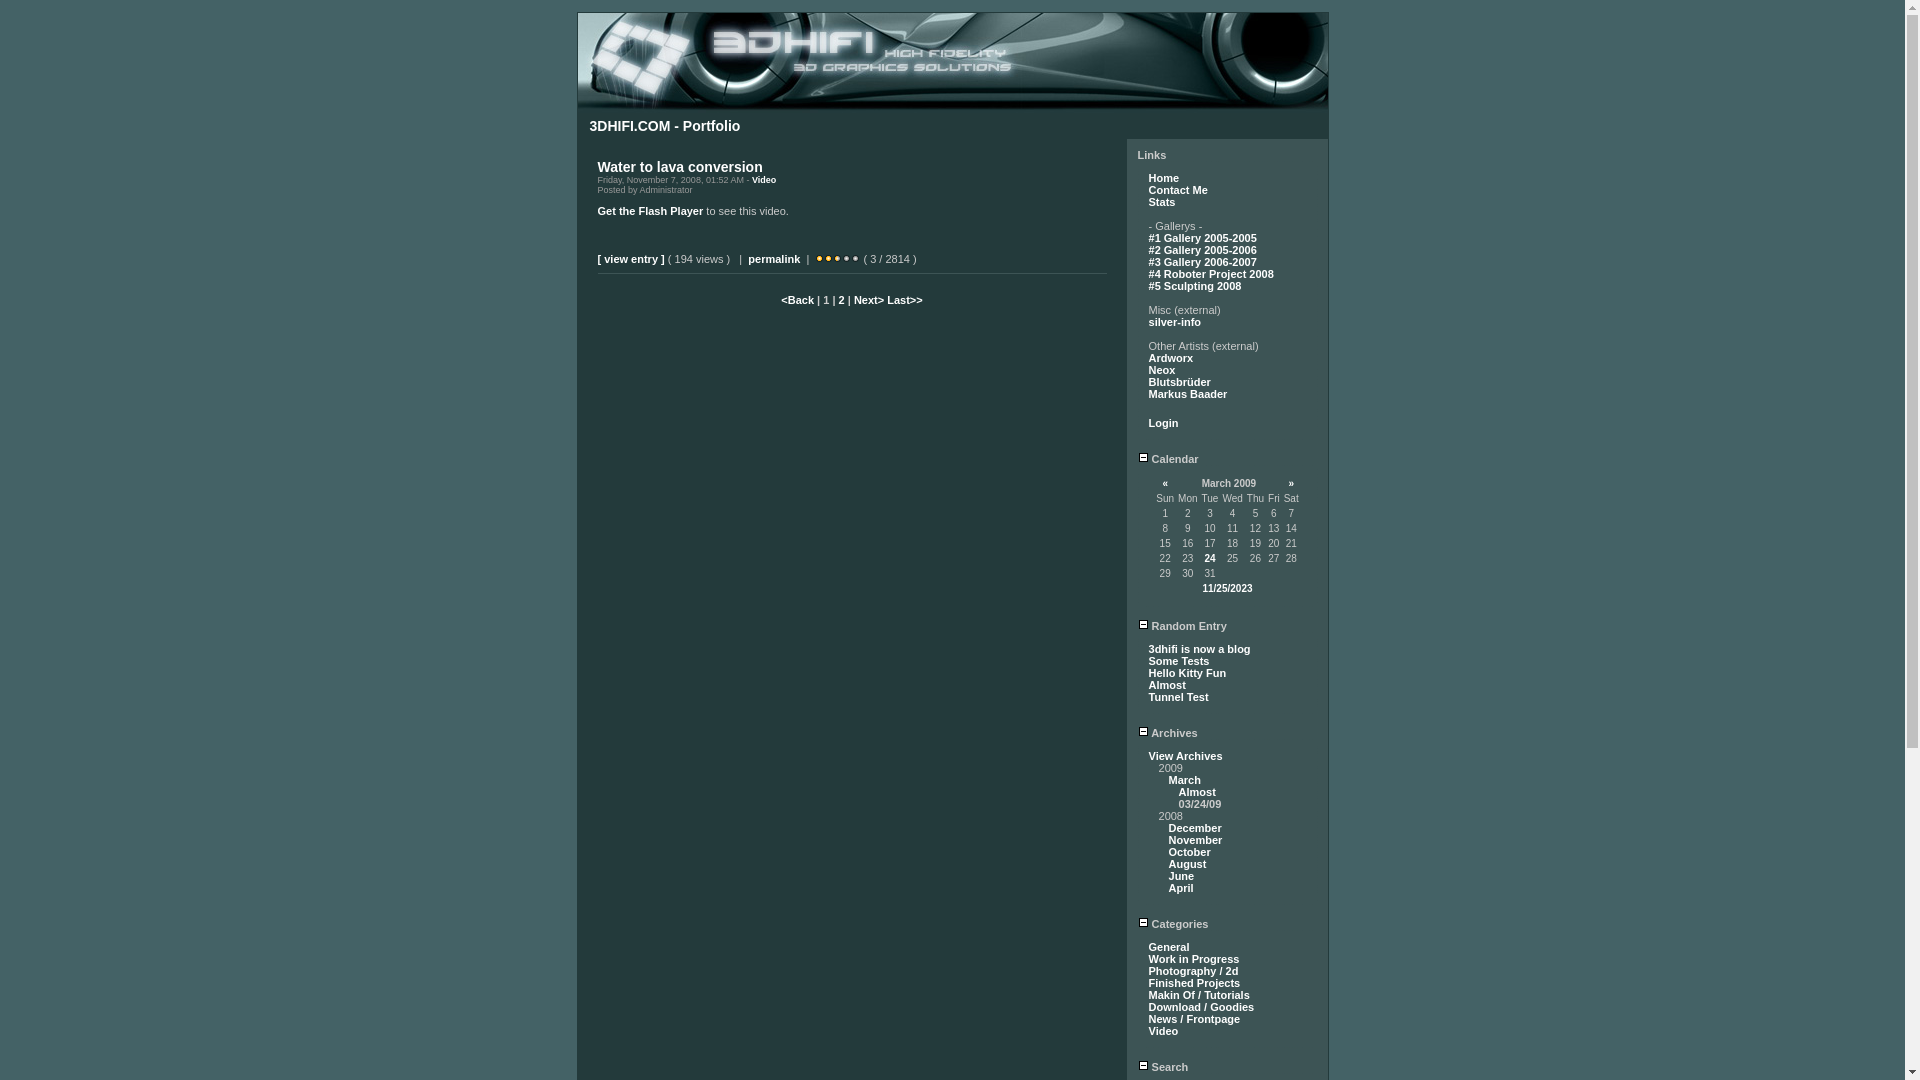 The height and width of the screenshot is (1080, 1920). I want to click on '#1 Gallery 2005-2005', so click(1202, 237).